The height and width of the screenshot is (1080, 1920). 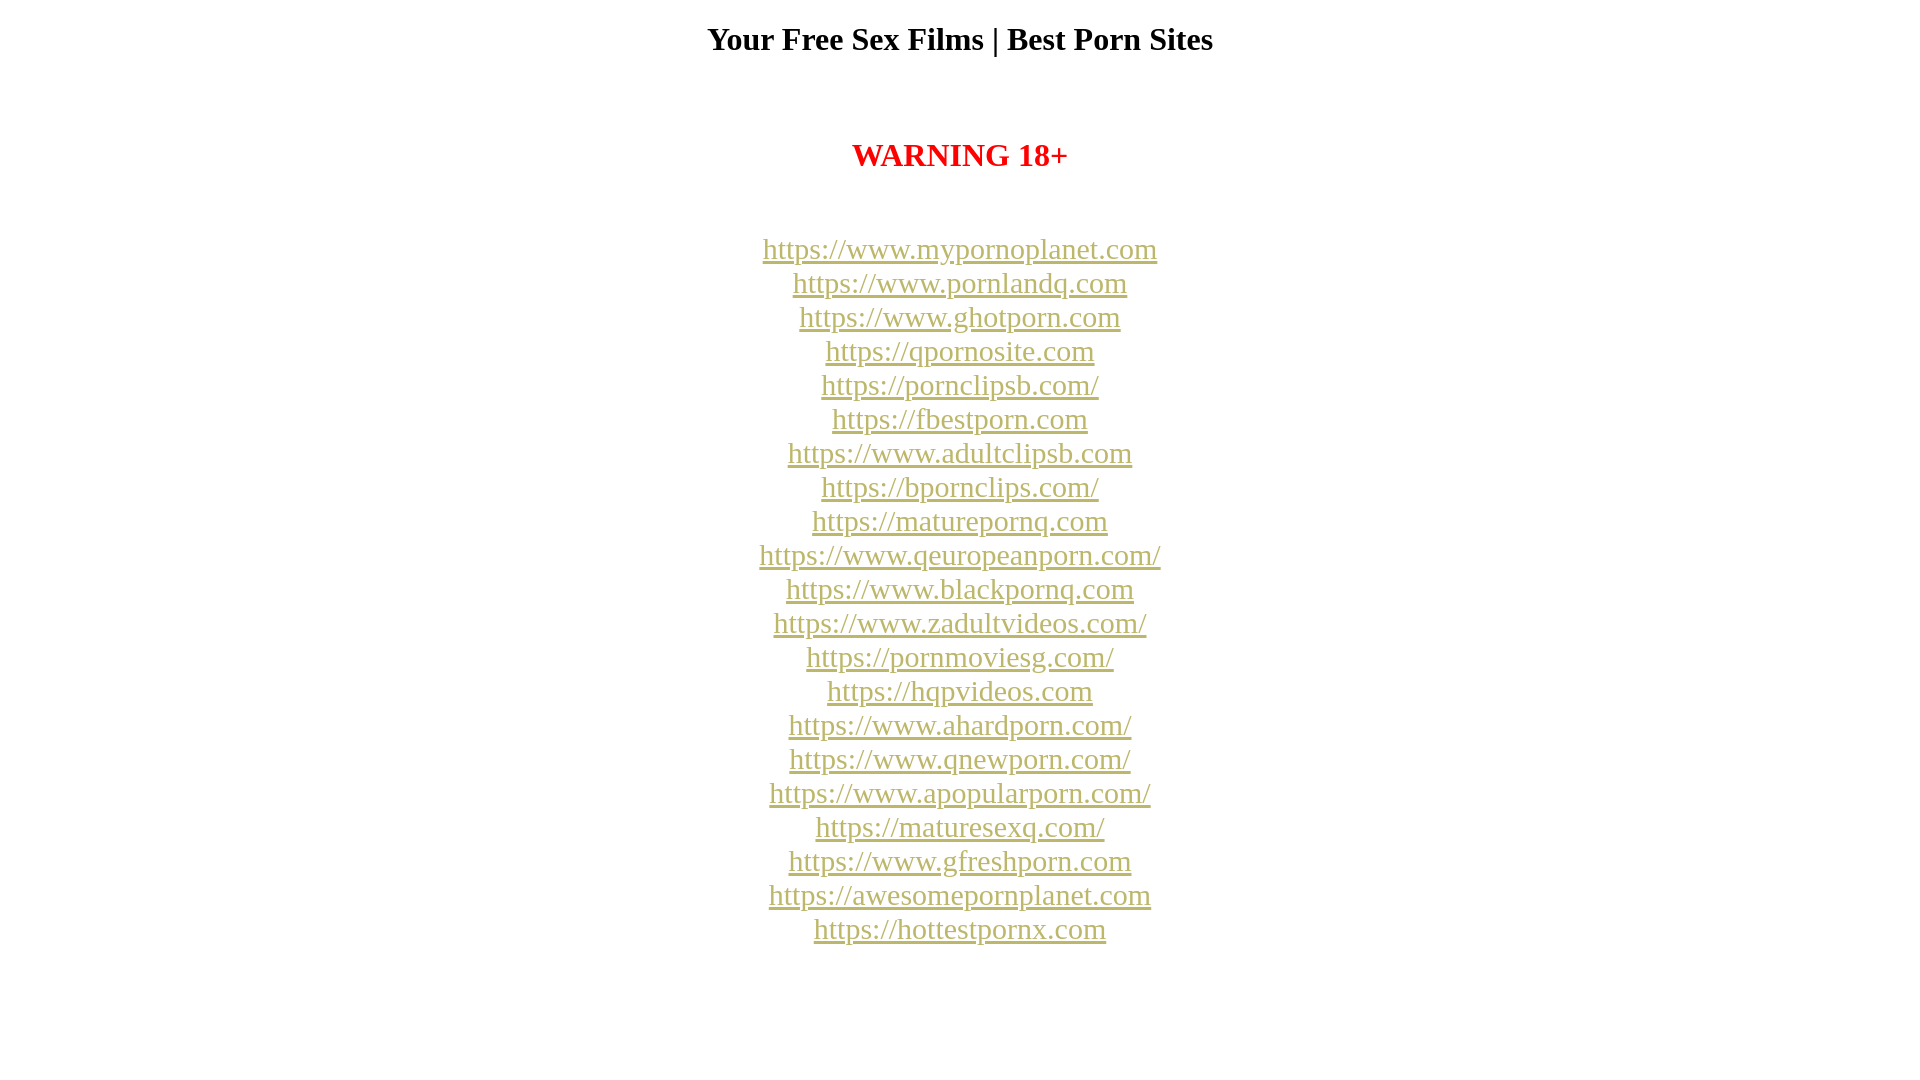 What do you see at coordinates (960, 247) in the screenshot?
I see `'https://www.mypornoplanet.com'` at bounding box center [960, 247].